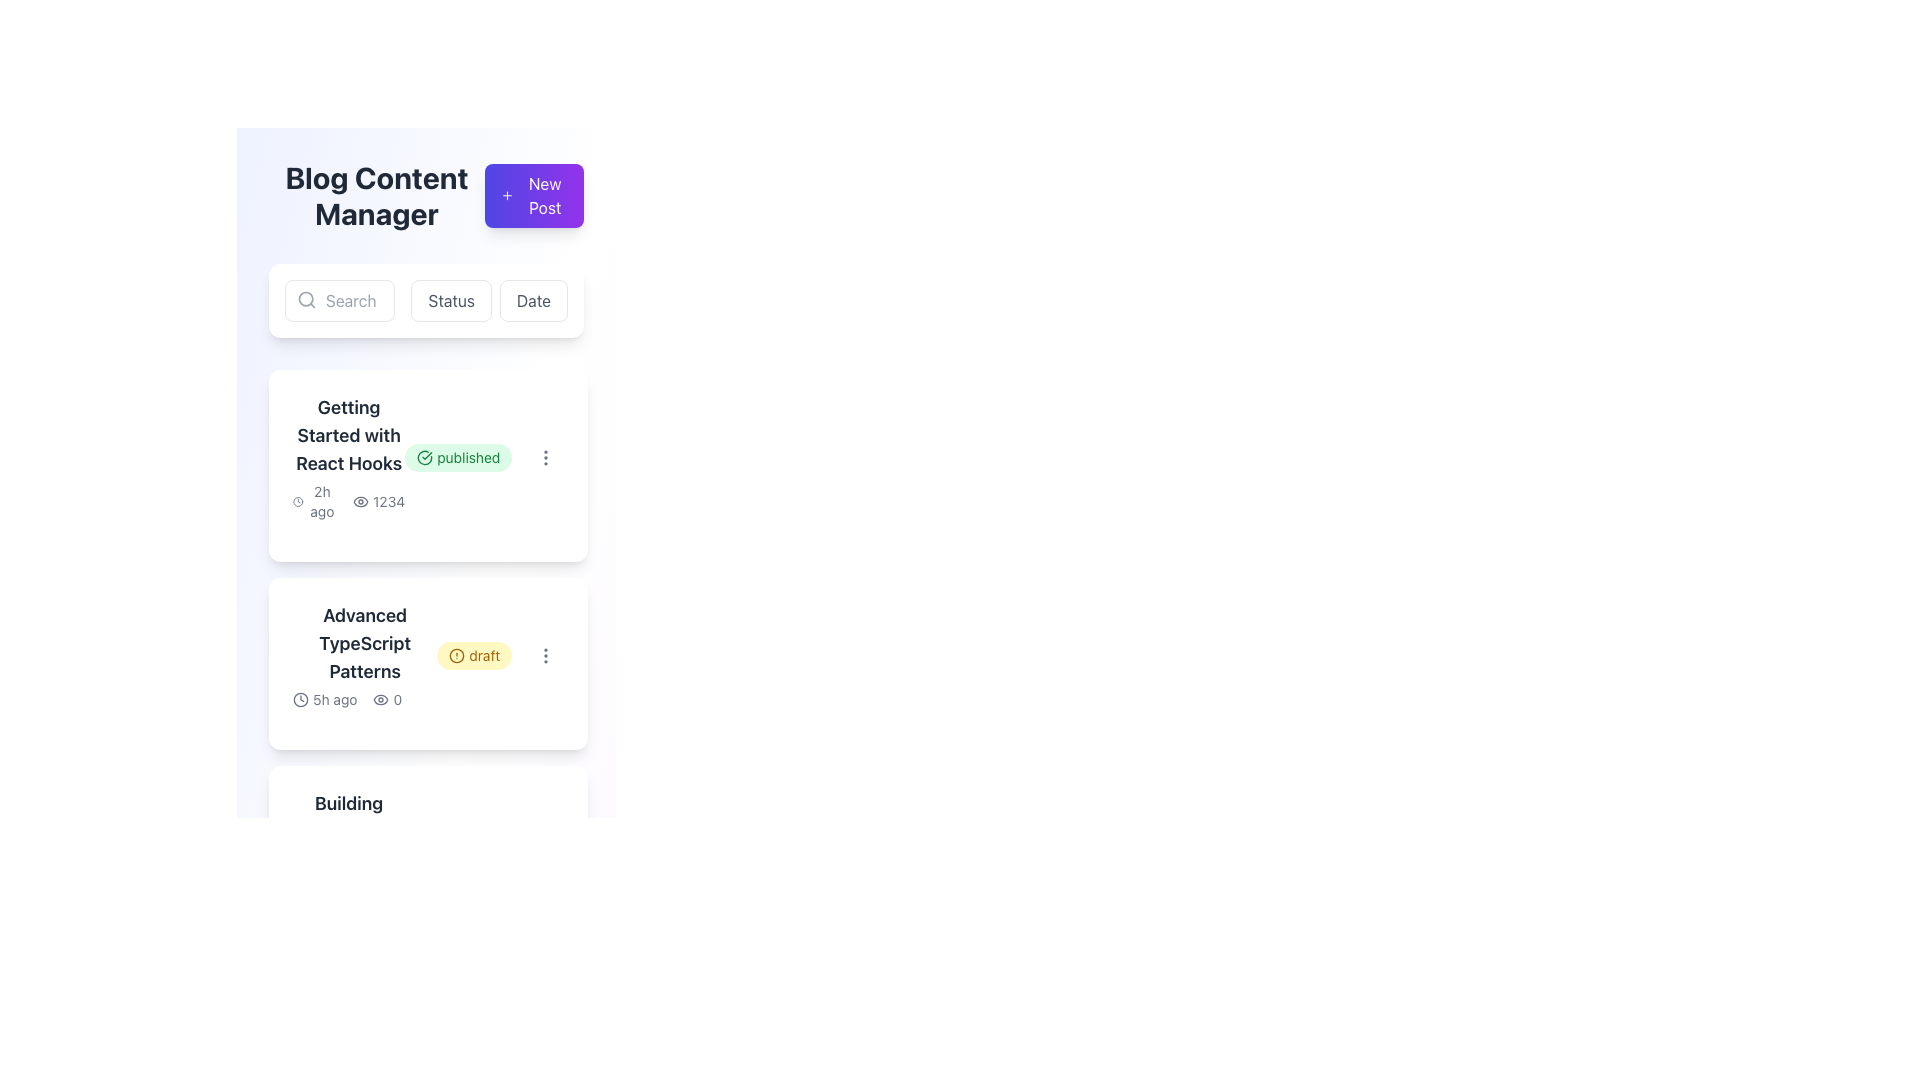  Describe the element at coordinates (387, 698) in the screenshot. I see `the icon displaying the number of views for the post titled 'Advanced TypeScript Patterns', located below '5h ago' in the card` at that location.